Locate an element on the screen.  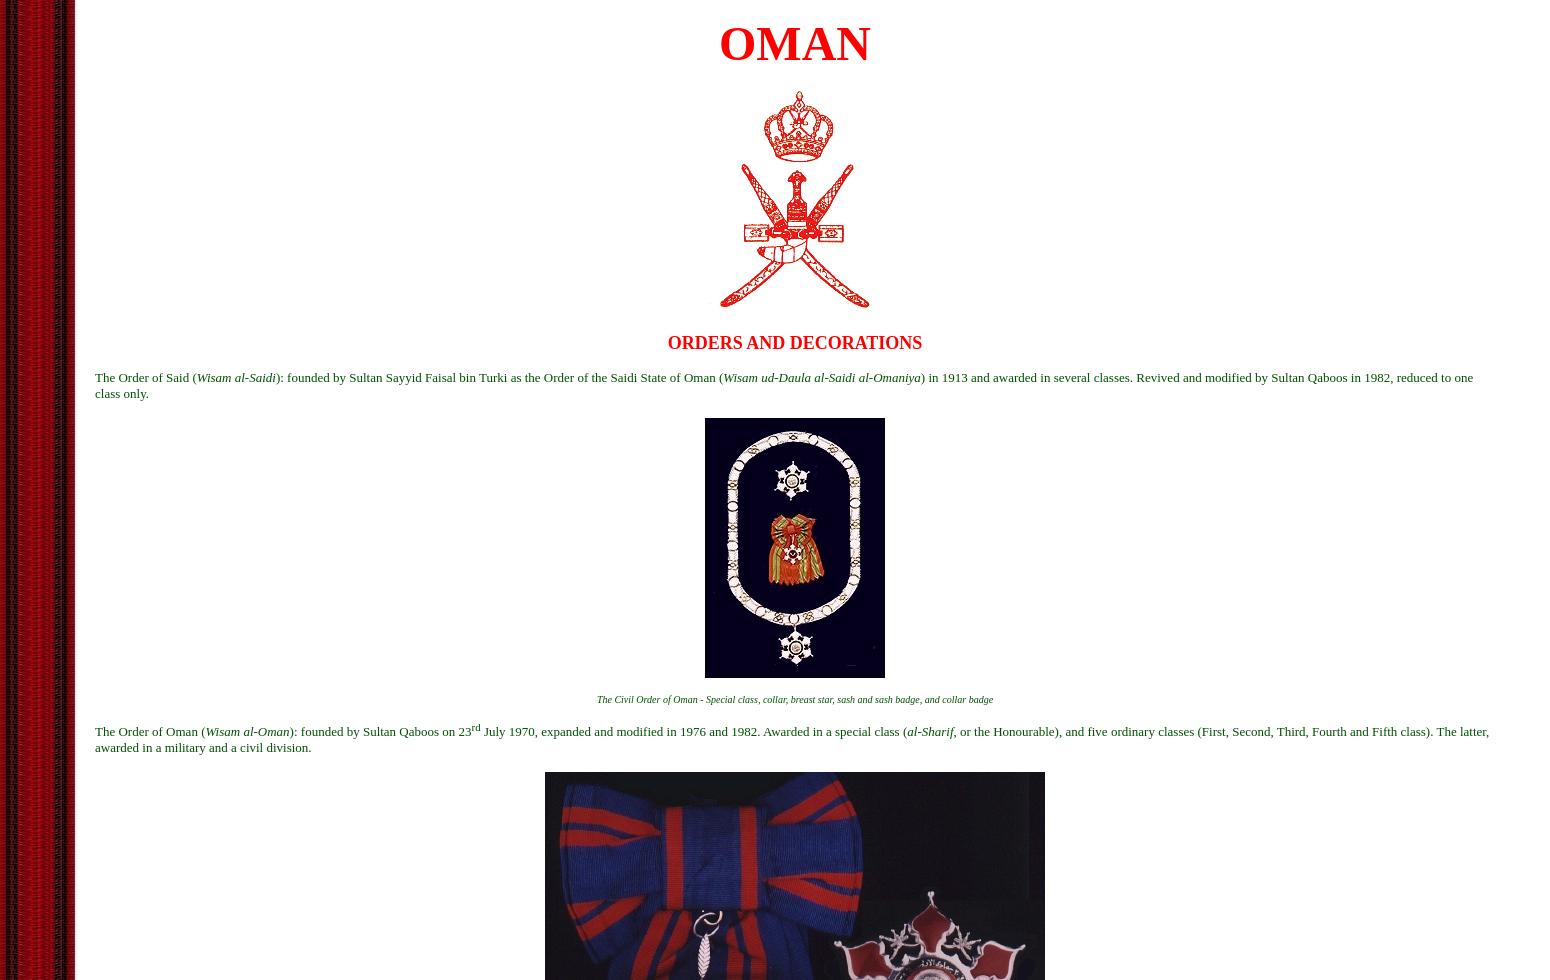
'The Order of Oman (' is located at coordinates (150, 731).